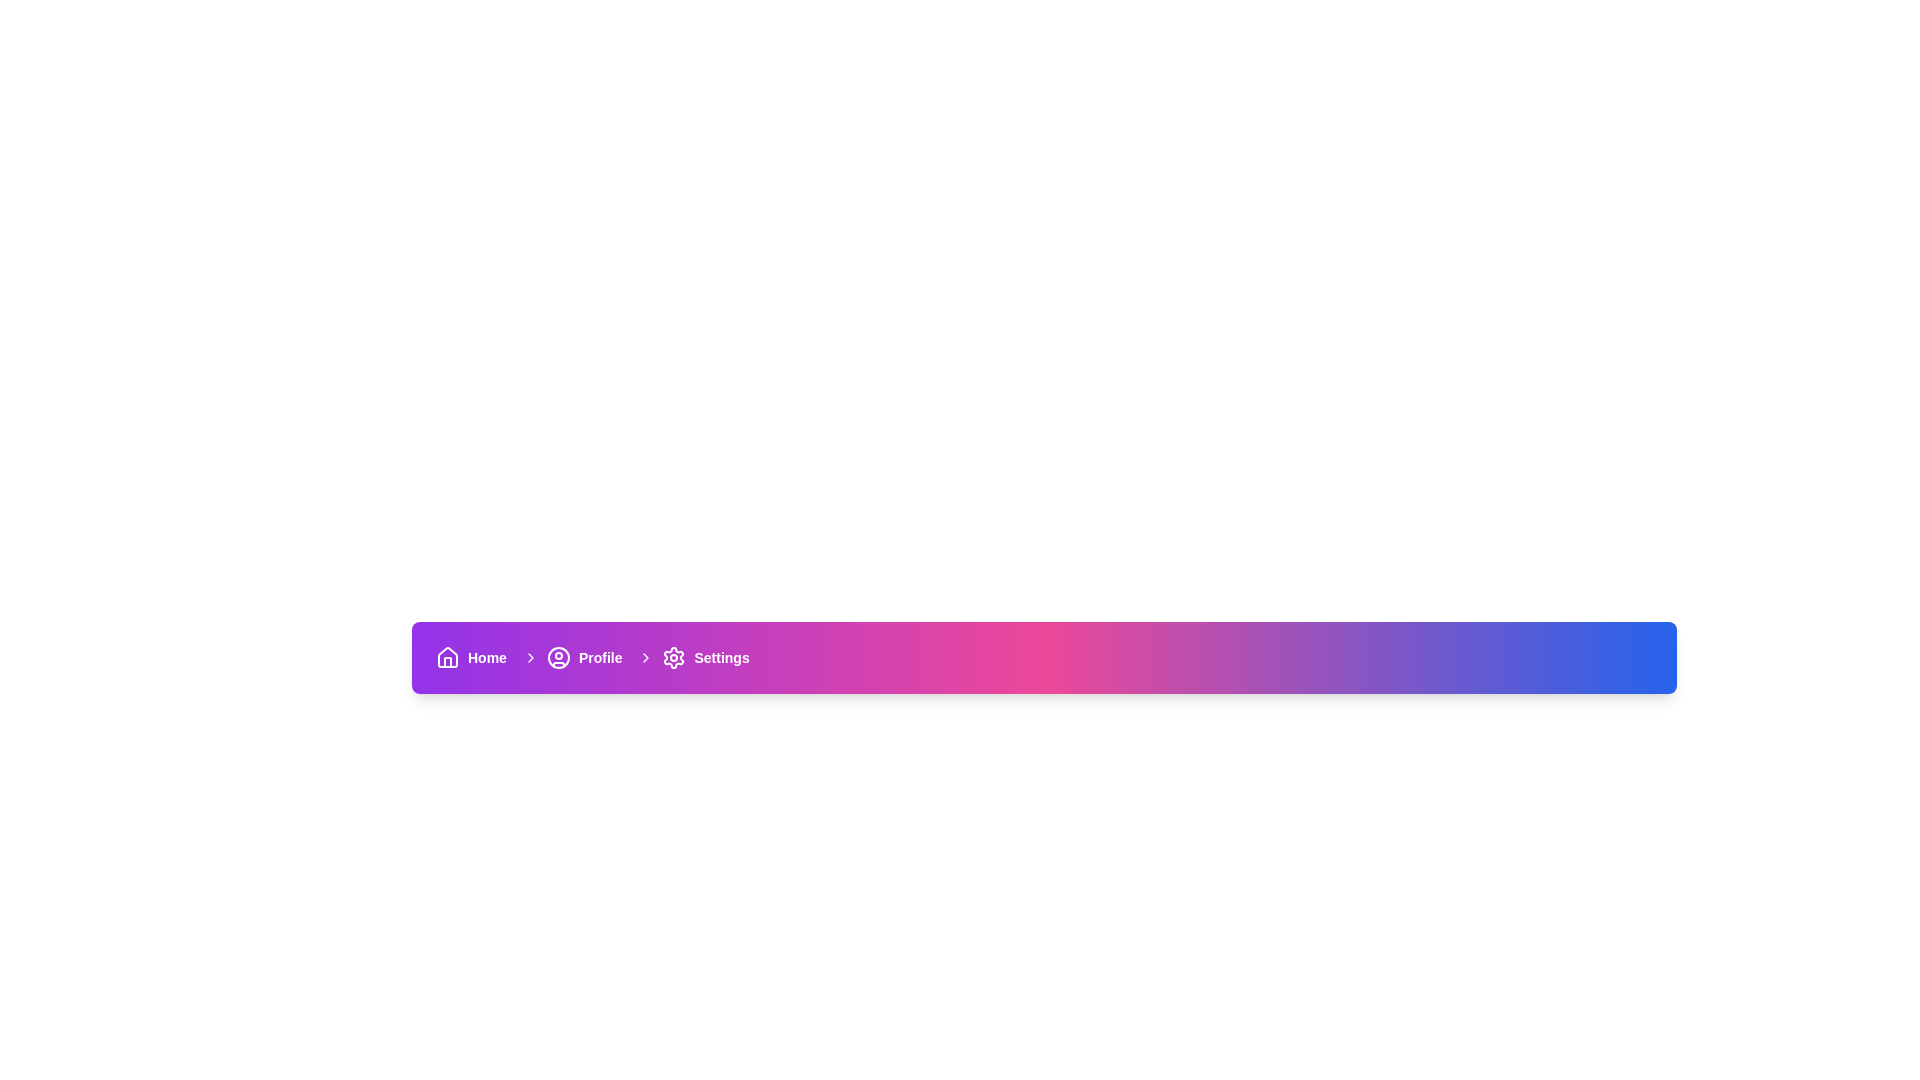  Describe the element at coordinates (446, 656) in the screenshot. I see `the 'Home' icon located in the bottom-right navigation bar, which serves as a button directing users to the main dashboard` at that location.